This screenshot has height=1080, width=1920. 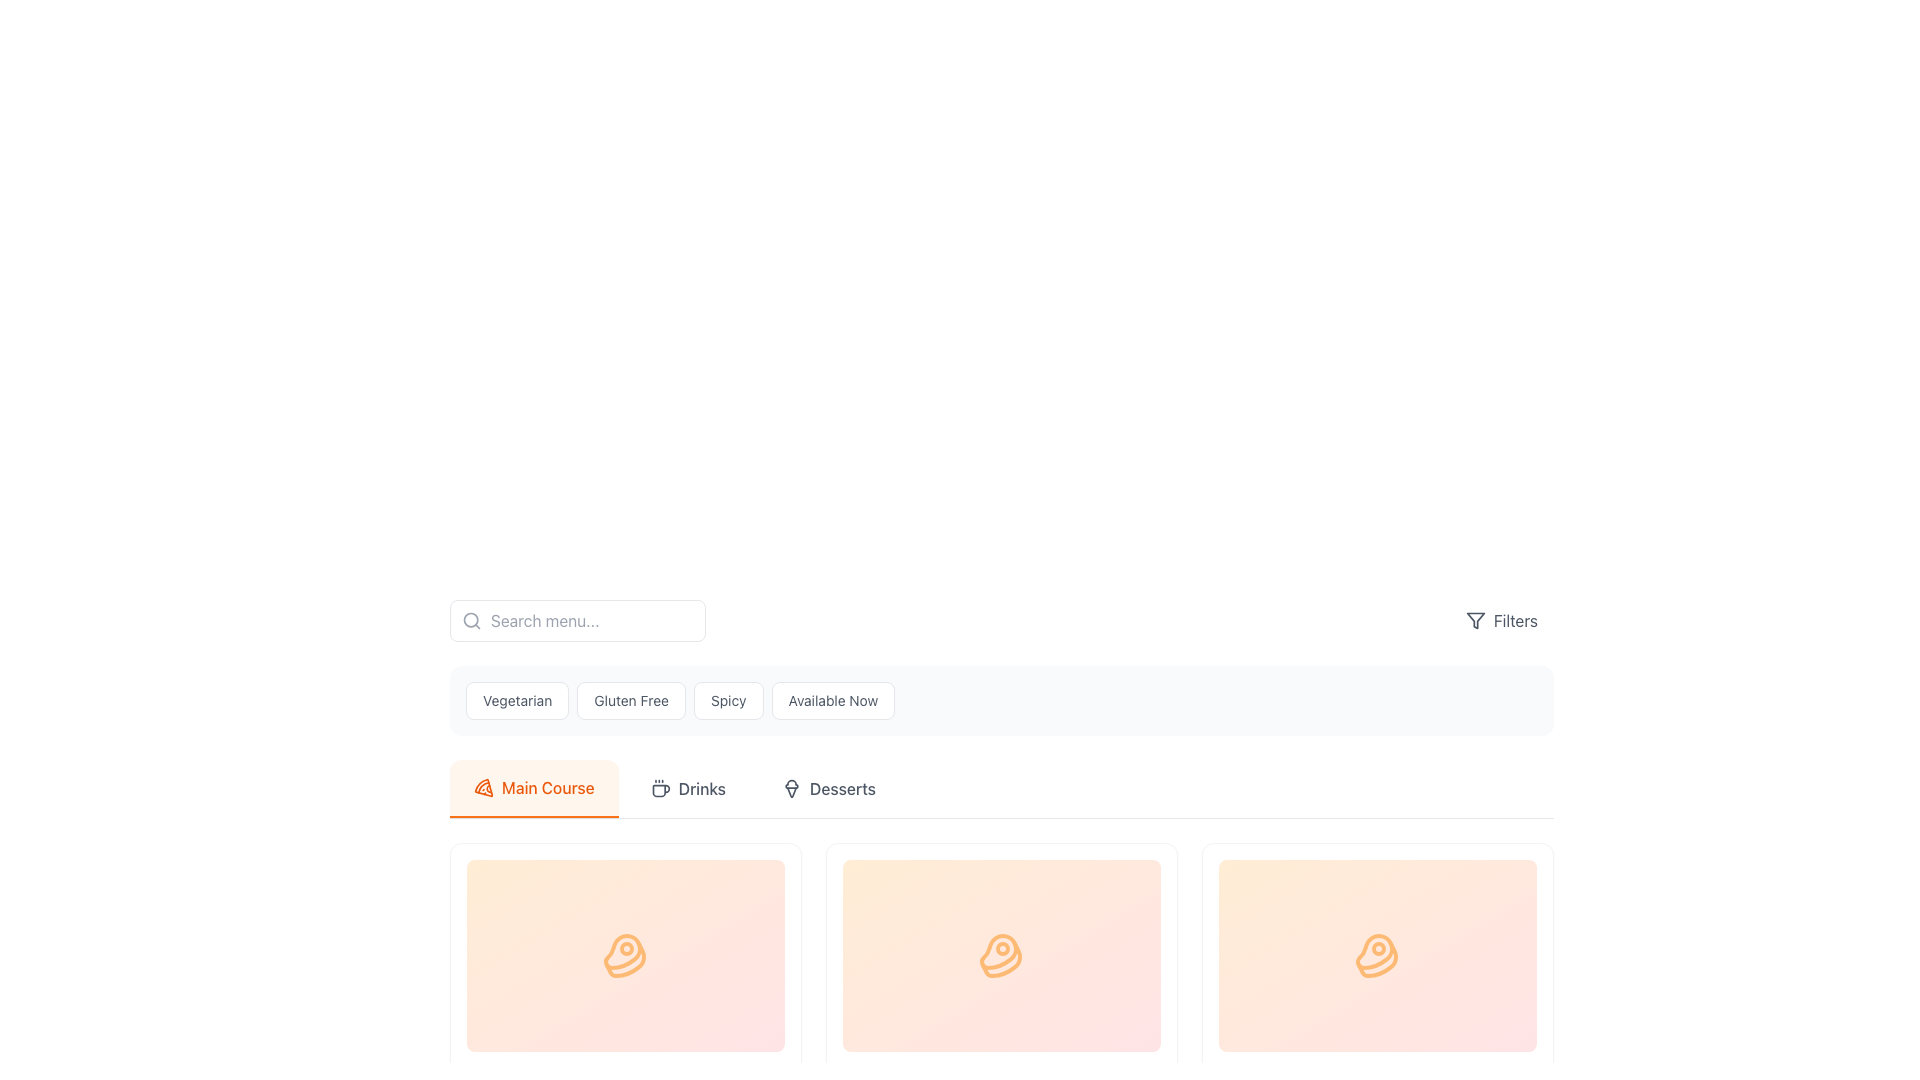 I want to click on the 'Desserts' button, which is a rectangular button with rounded corners, displaying the text 'Desserts' and an ice cream cone icon, located in a horizontal navigation menu, so click(x=829, y=788).